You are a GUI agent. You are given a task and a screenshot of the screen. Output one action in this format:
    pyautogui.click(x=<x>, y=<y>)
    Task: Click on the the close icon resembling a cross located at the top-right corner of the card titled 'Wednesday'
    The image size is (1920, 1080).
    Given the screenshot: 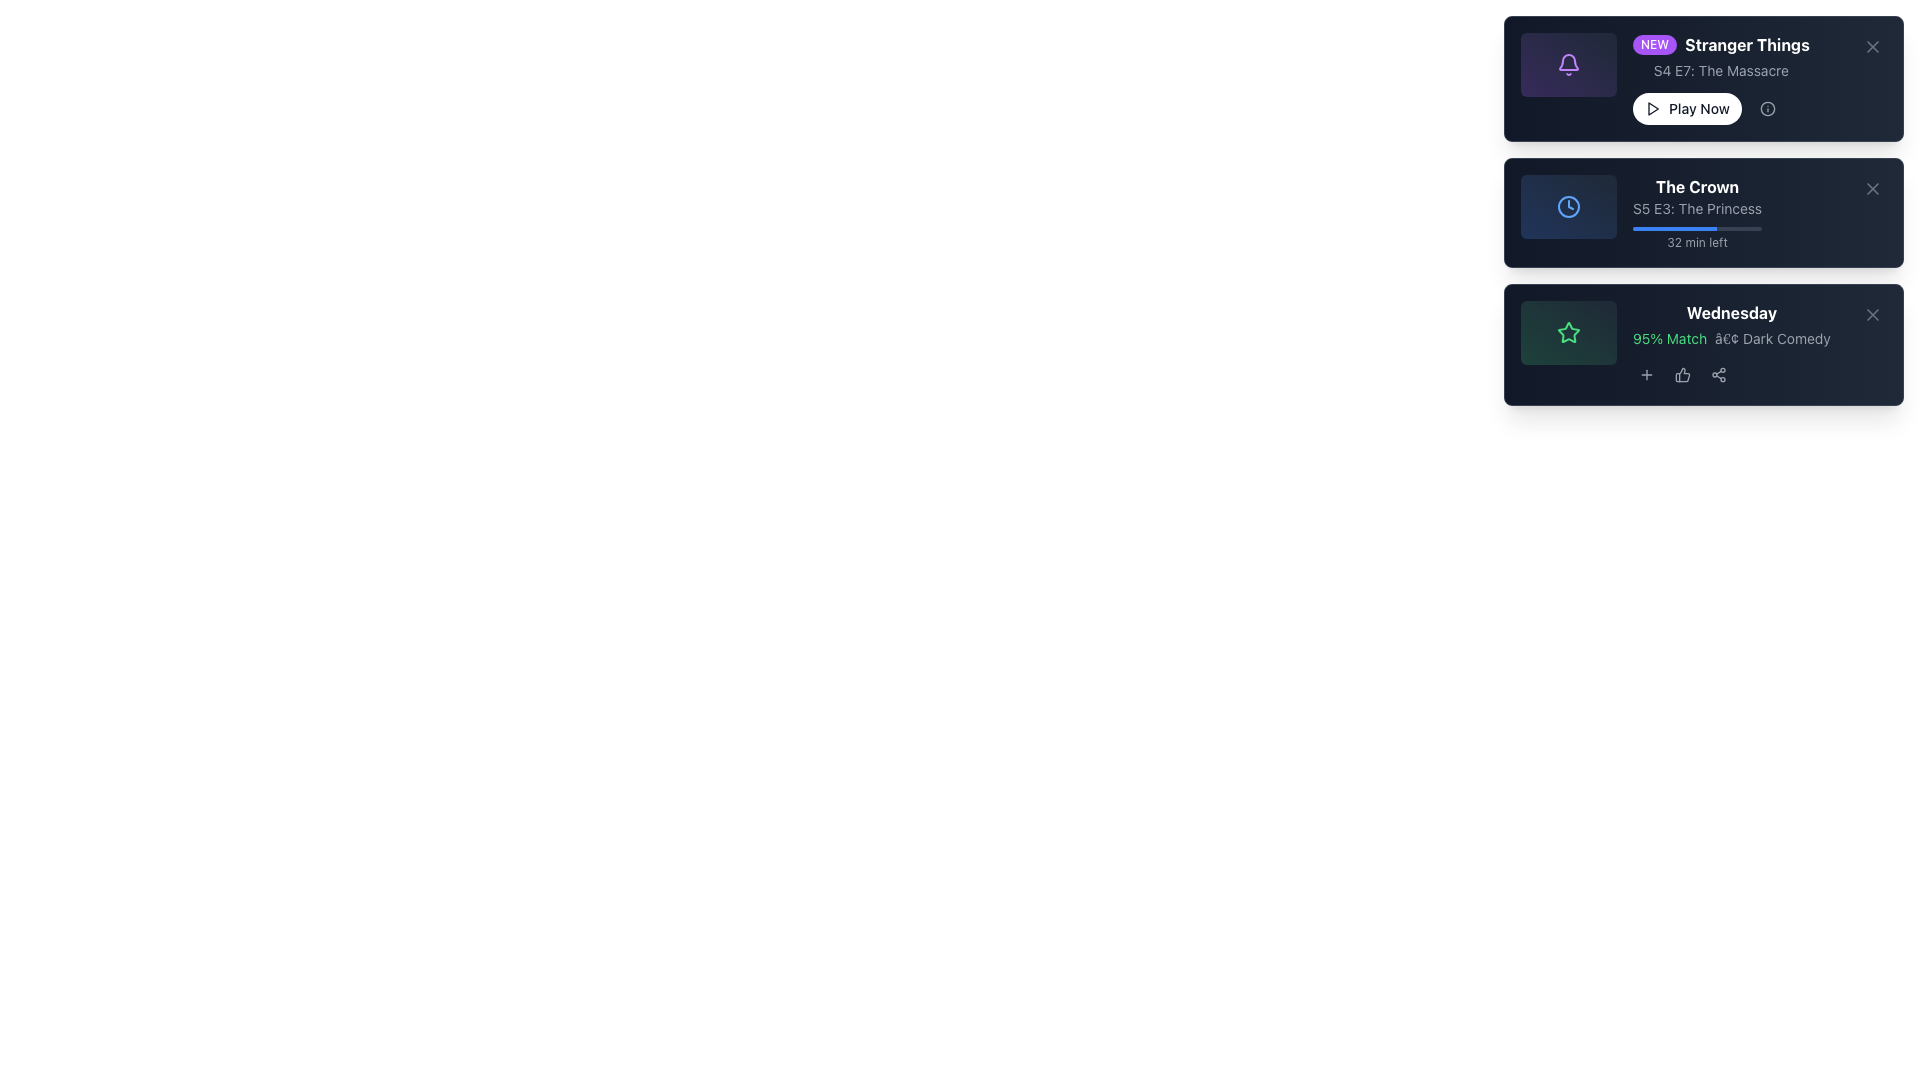 What is the action you would take?
    pyautogui.click(x=1871, y=315)
    